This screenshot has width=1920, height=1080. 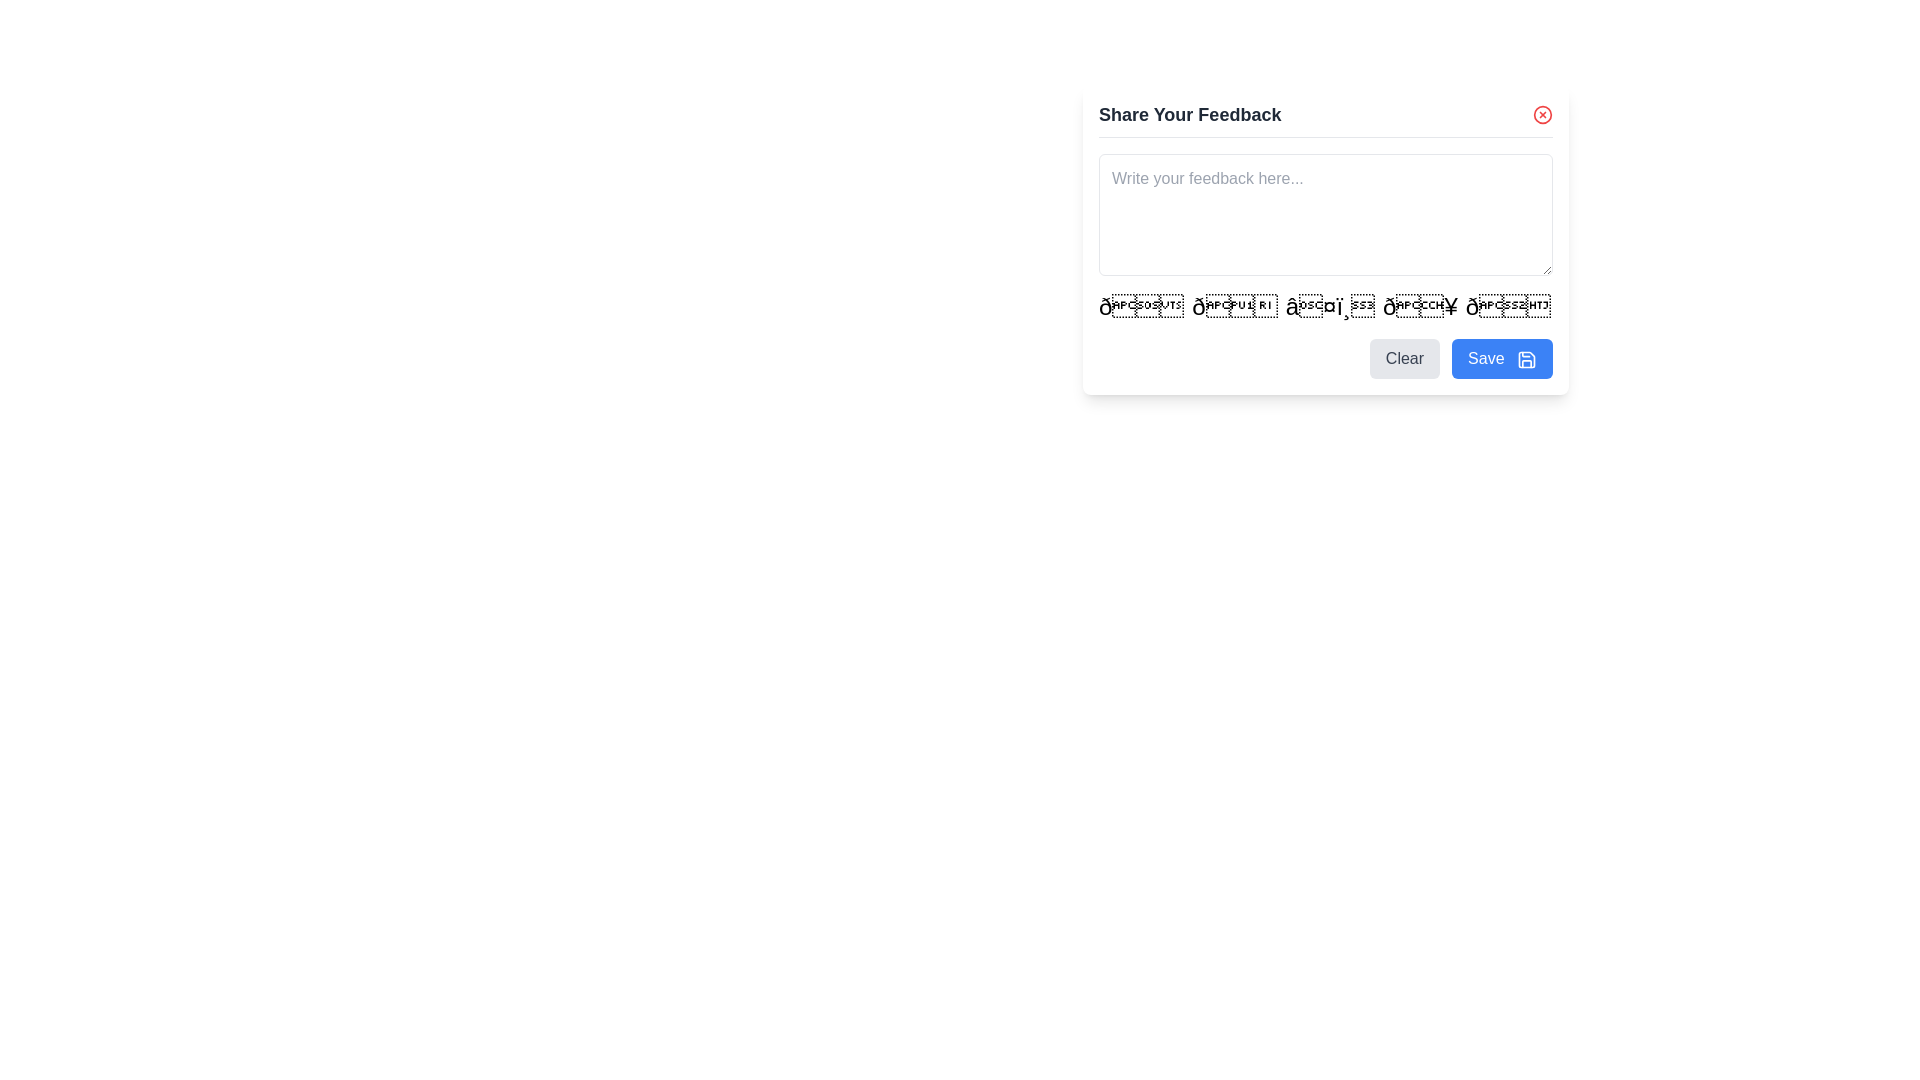 What do you see at coordinates (1330, 307) in the screenshot?
I see `the interactive icon for expressing appreciation, located in the third position of a horizontal arrangement of five icons near the bottom-right corner of the feedback panel` at bounding box center [1330, 307].